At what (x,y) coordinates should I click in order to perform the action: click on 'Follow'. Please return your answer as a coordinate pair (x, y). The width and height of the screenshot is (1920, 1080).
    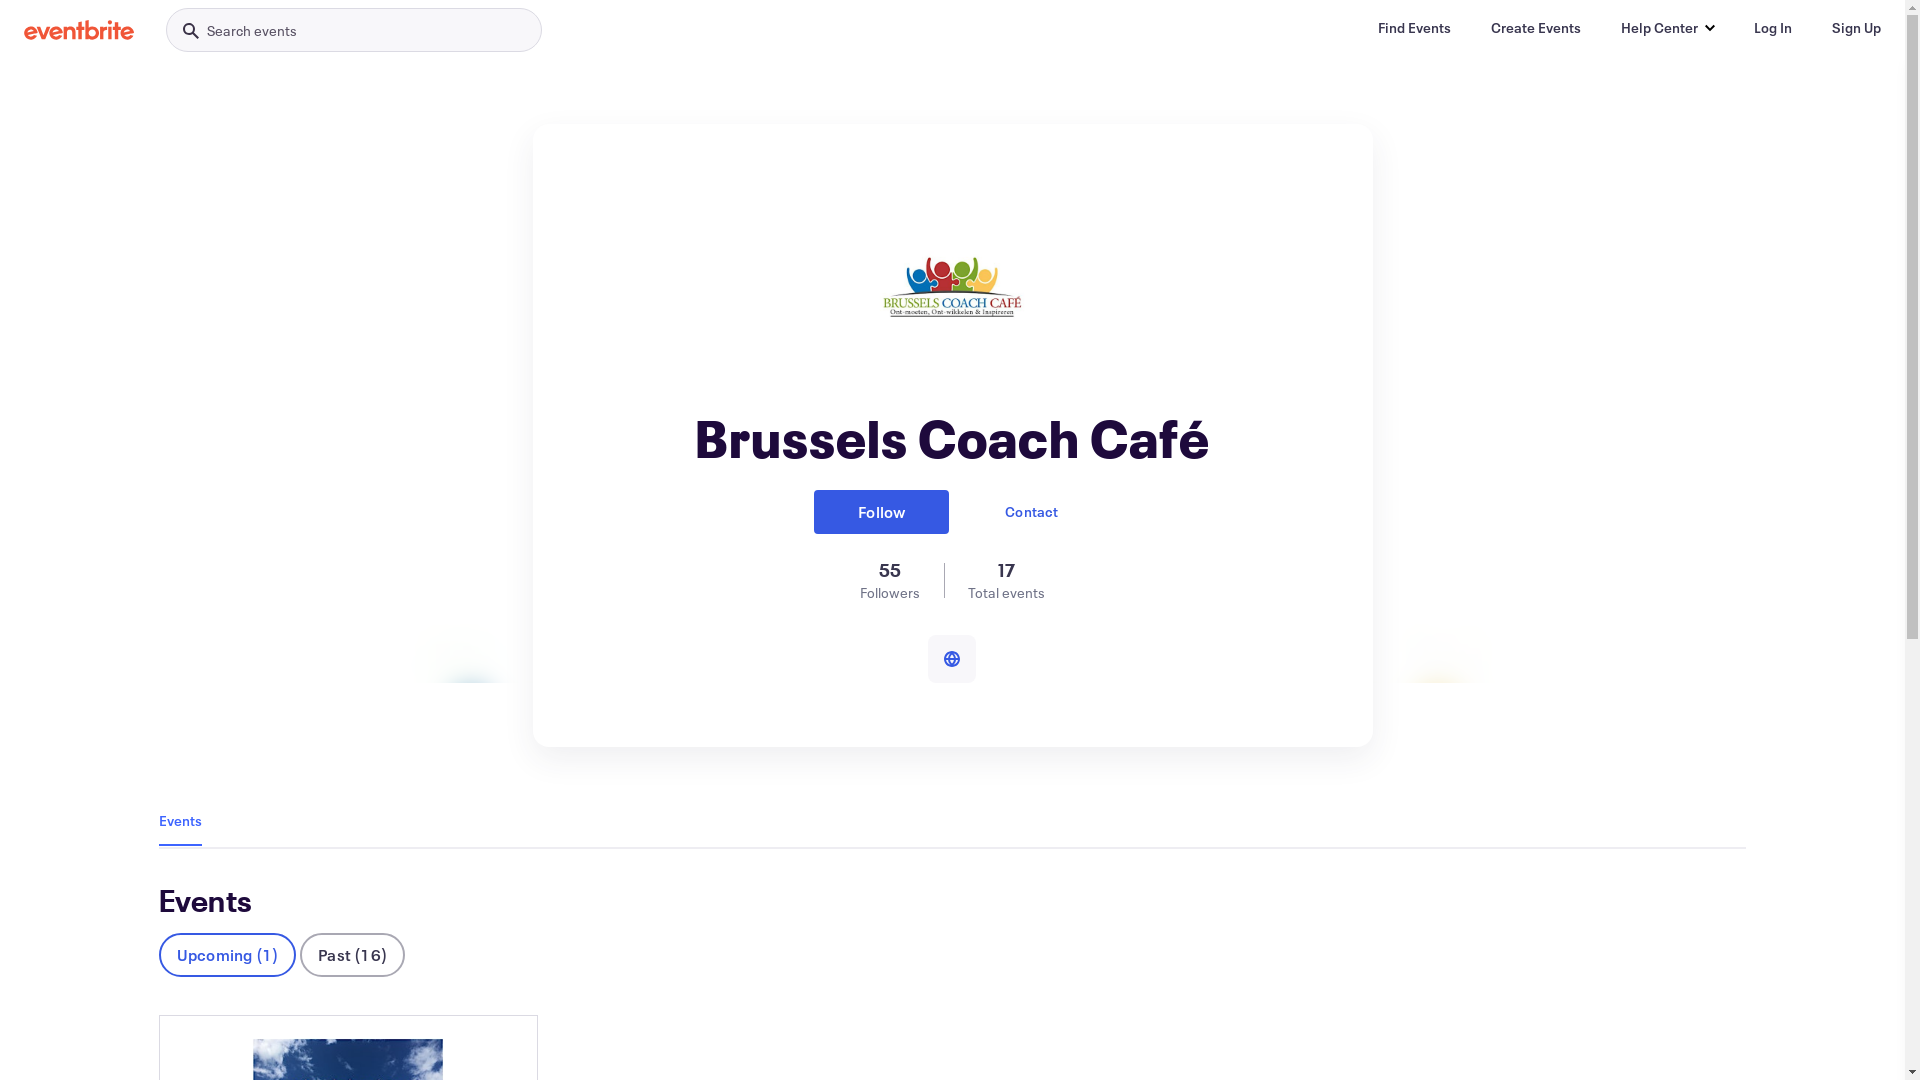
    Looking at the image, I should click on (880, 511).